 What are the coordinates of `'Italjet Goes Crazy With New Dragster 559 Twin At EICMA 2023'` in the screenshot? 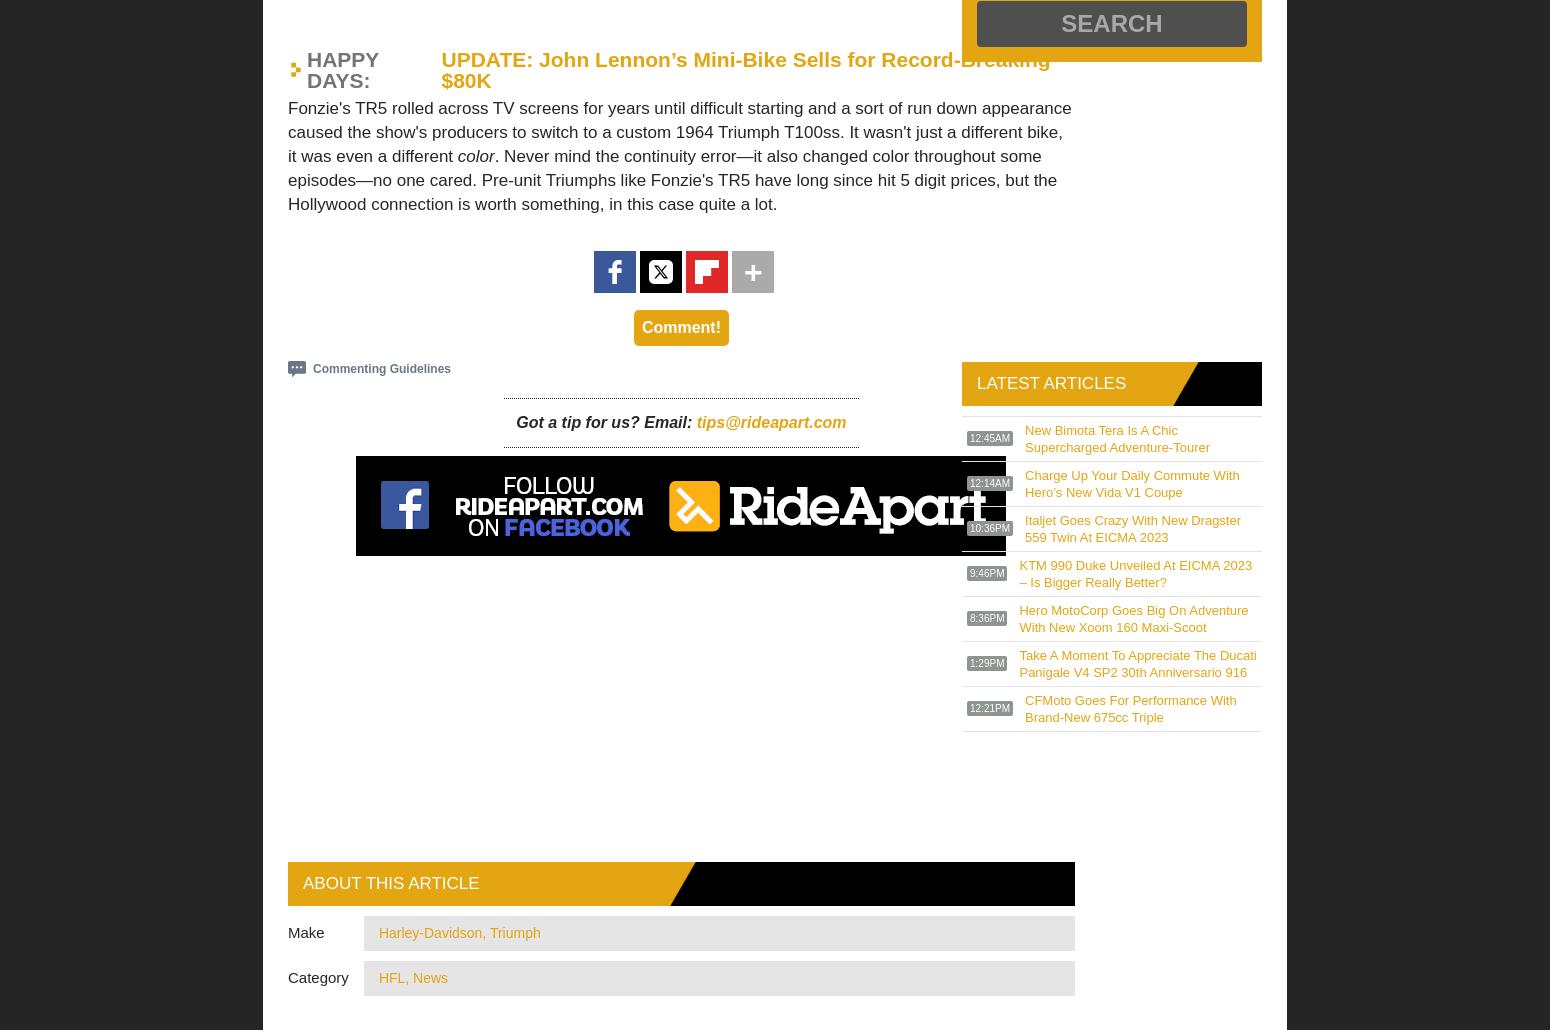 It's located at (1132, 528).